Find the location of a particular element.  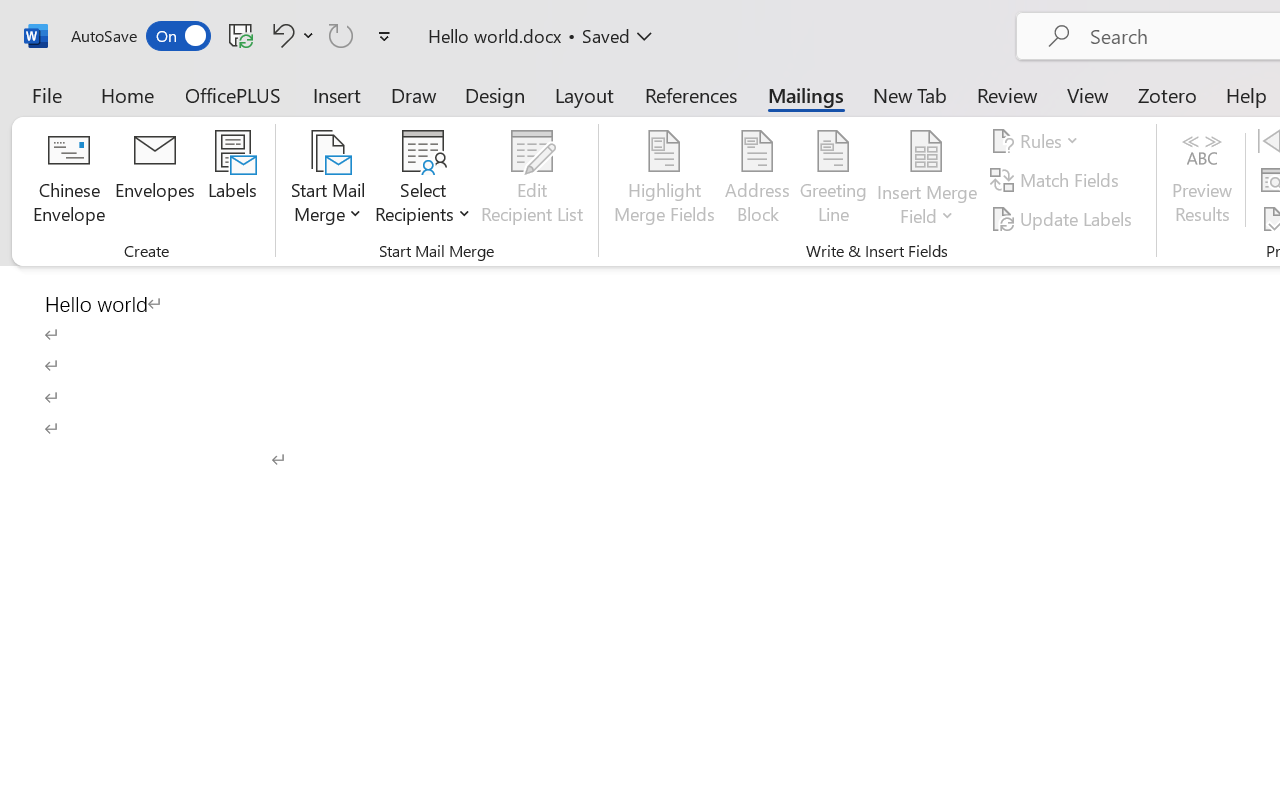

'Start Mail Merge' is located at coordinates (328, 179).